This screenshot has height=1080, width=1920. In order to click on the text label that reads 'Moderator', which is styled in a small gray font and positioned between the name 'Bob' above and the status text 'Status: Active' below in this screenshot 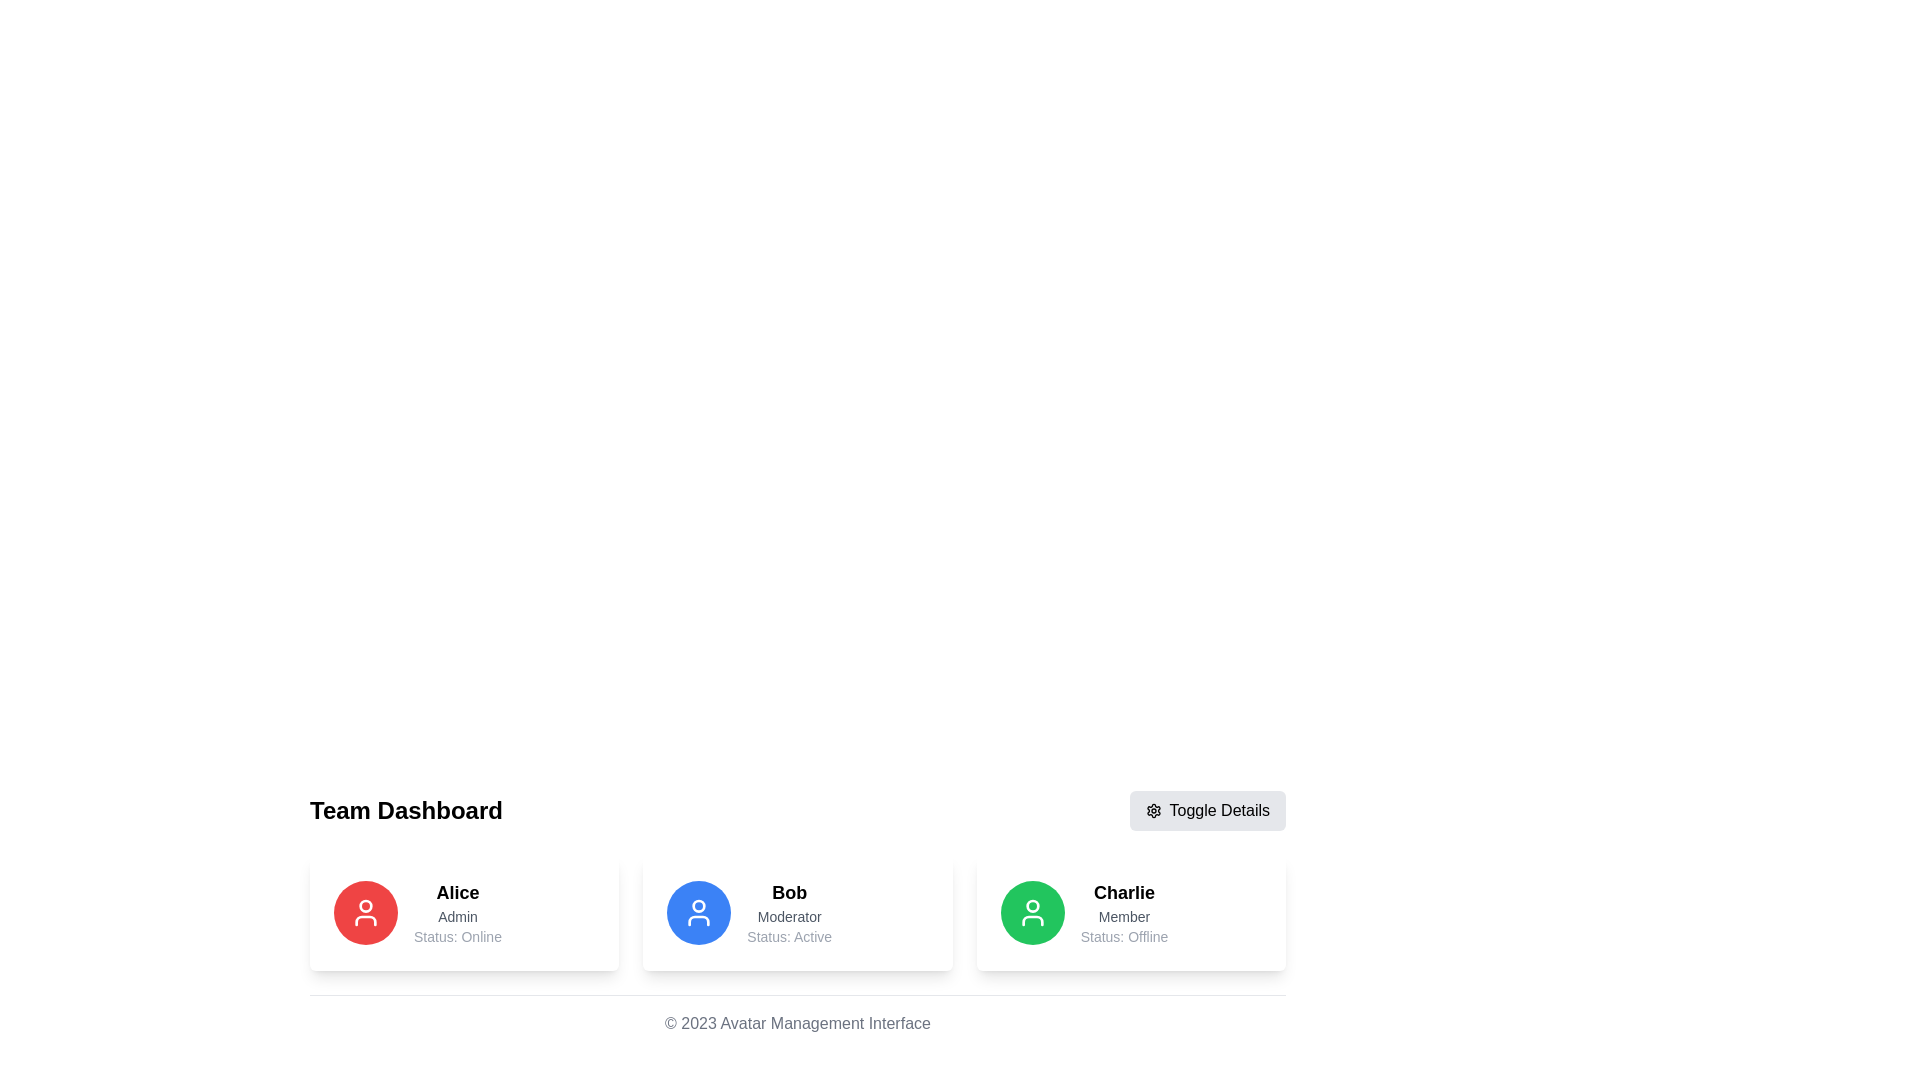, I will do `click(788, 917)`.